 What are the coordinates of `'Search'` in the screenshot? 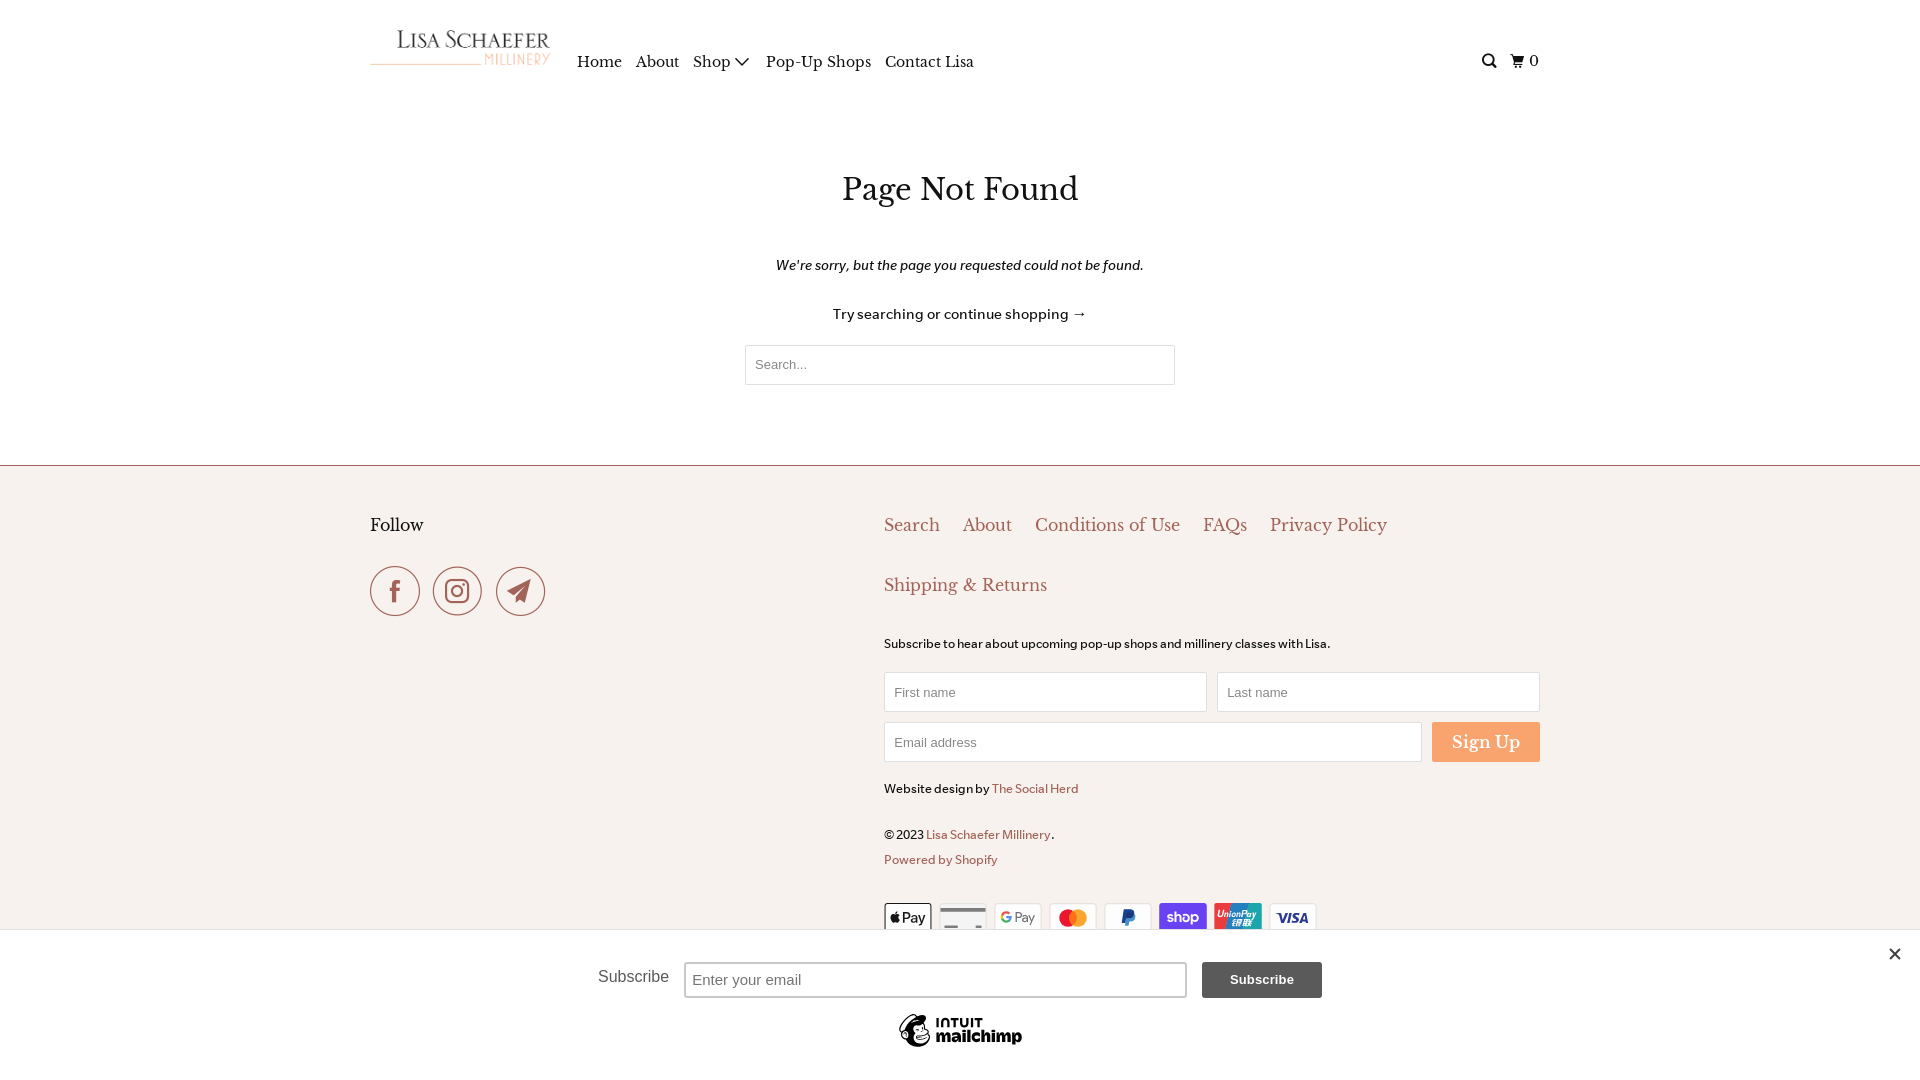 It's located at (911, 524).